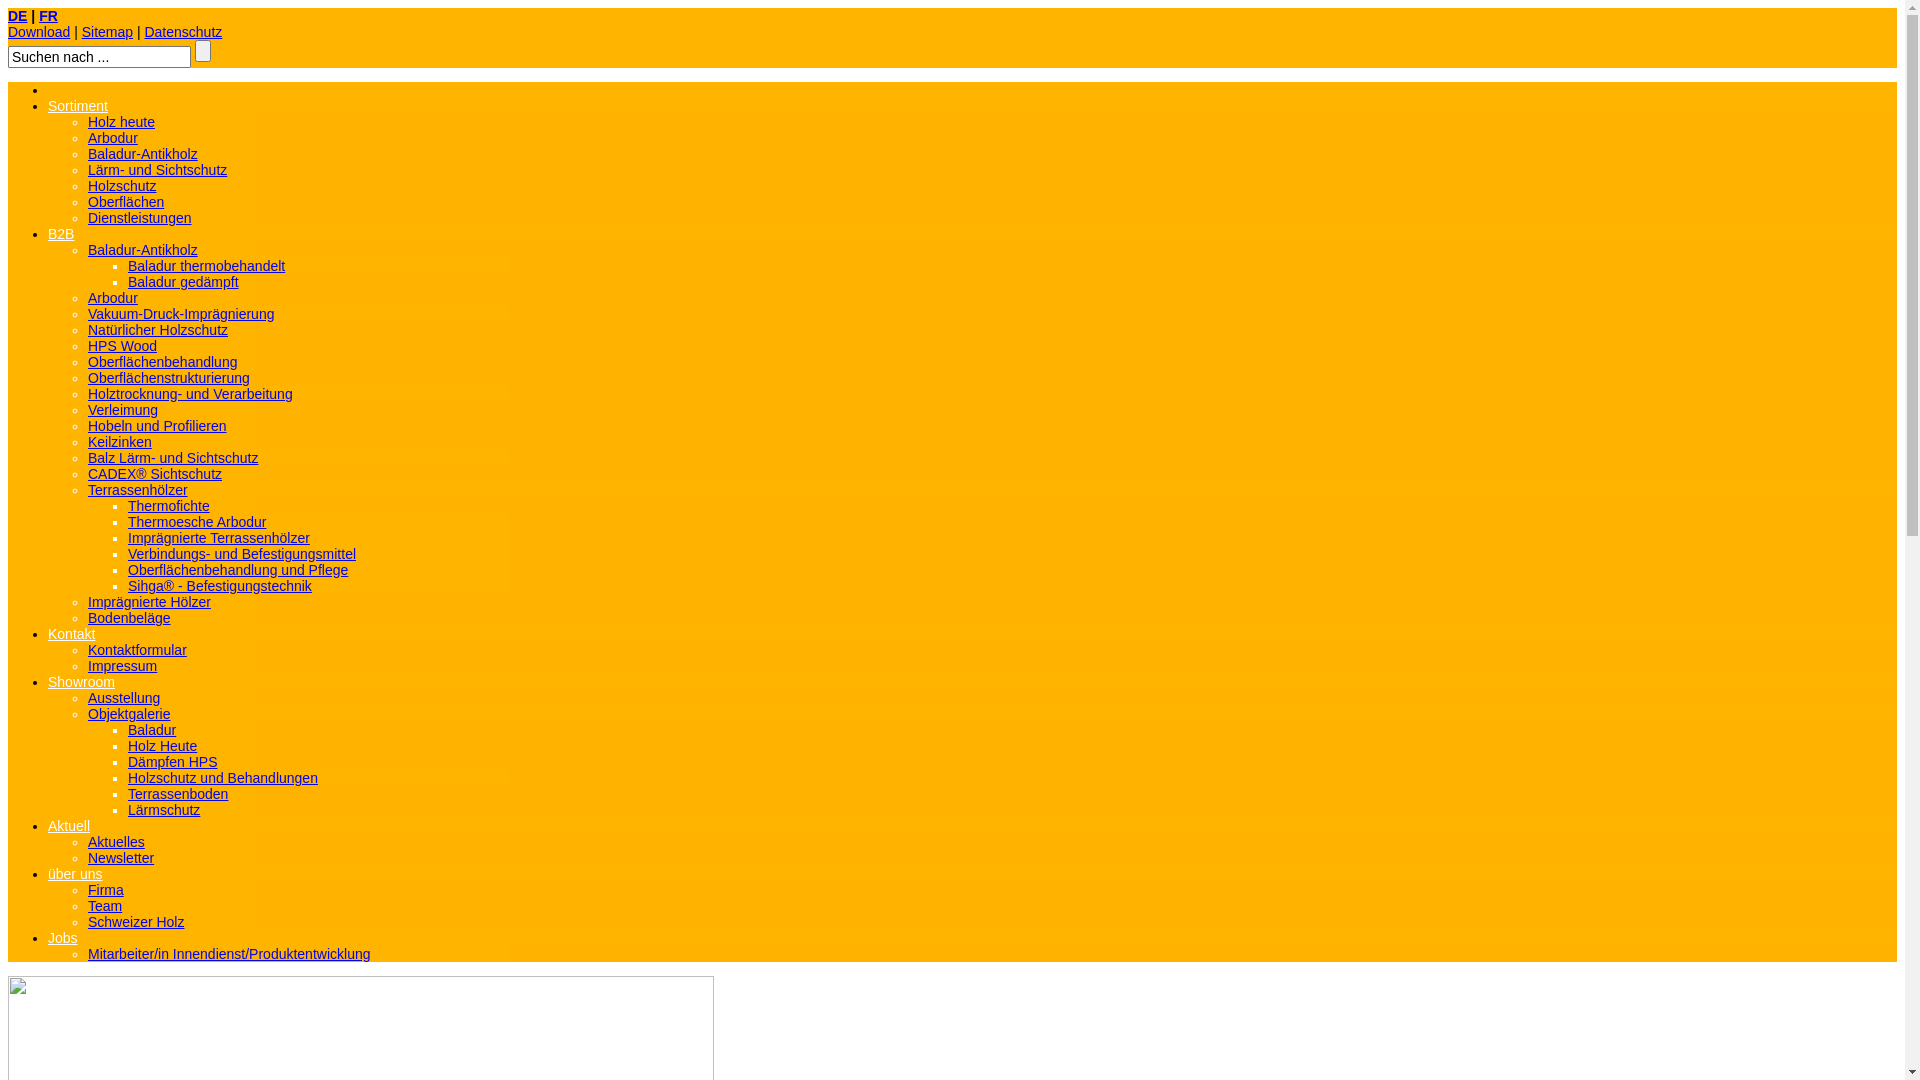 This screenshot has height=1080, width=1920. Describe the element at coordinates (48, 233) in the screenshot. I see `'B2B'` at that location.